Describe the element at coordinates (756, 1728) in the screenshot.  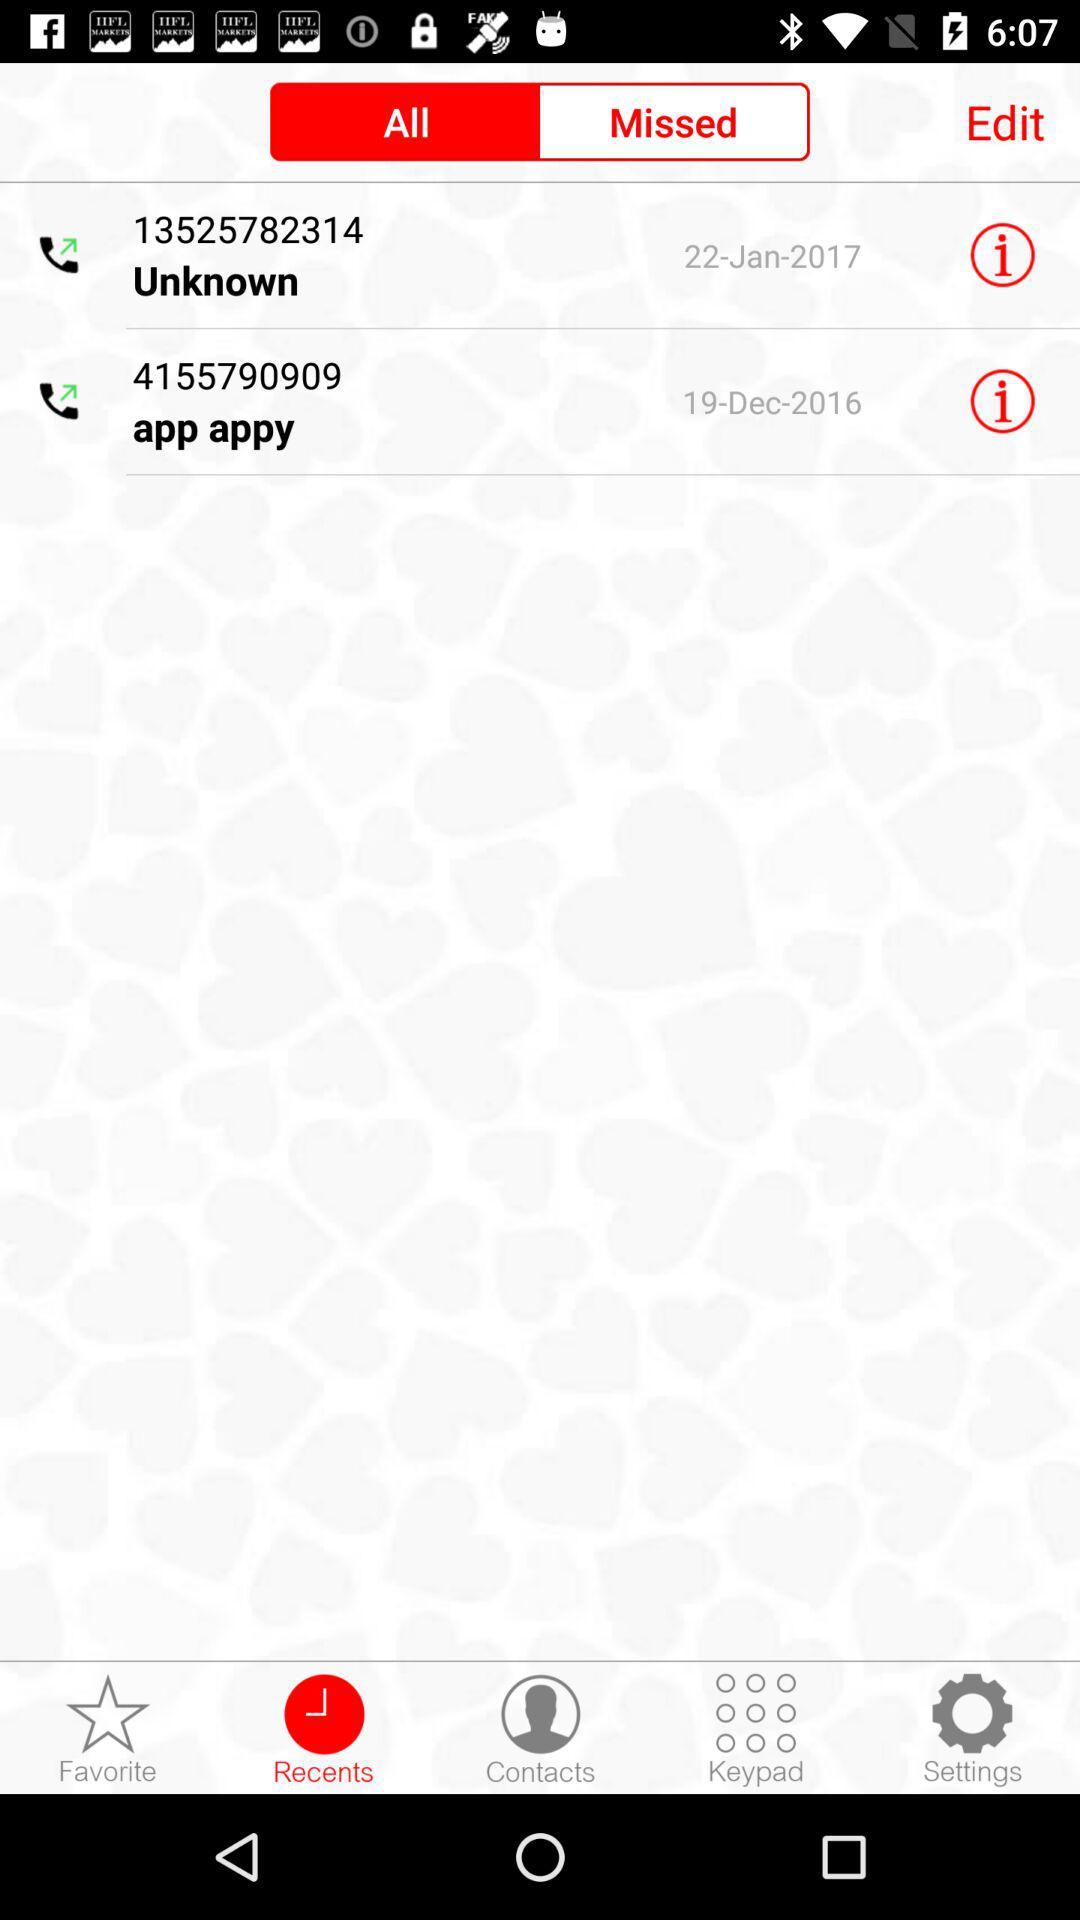
I see `the dialpad icon` at that location.